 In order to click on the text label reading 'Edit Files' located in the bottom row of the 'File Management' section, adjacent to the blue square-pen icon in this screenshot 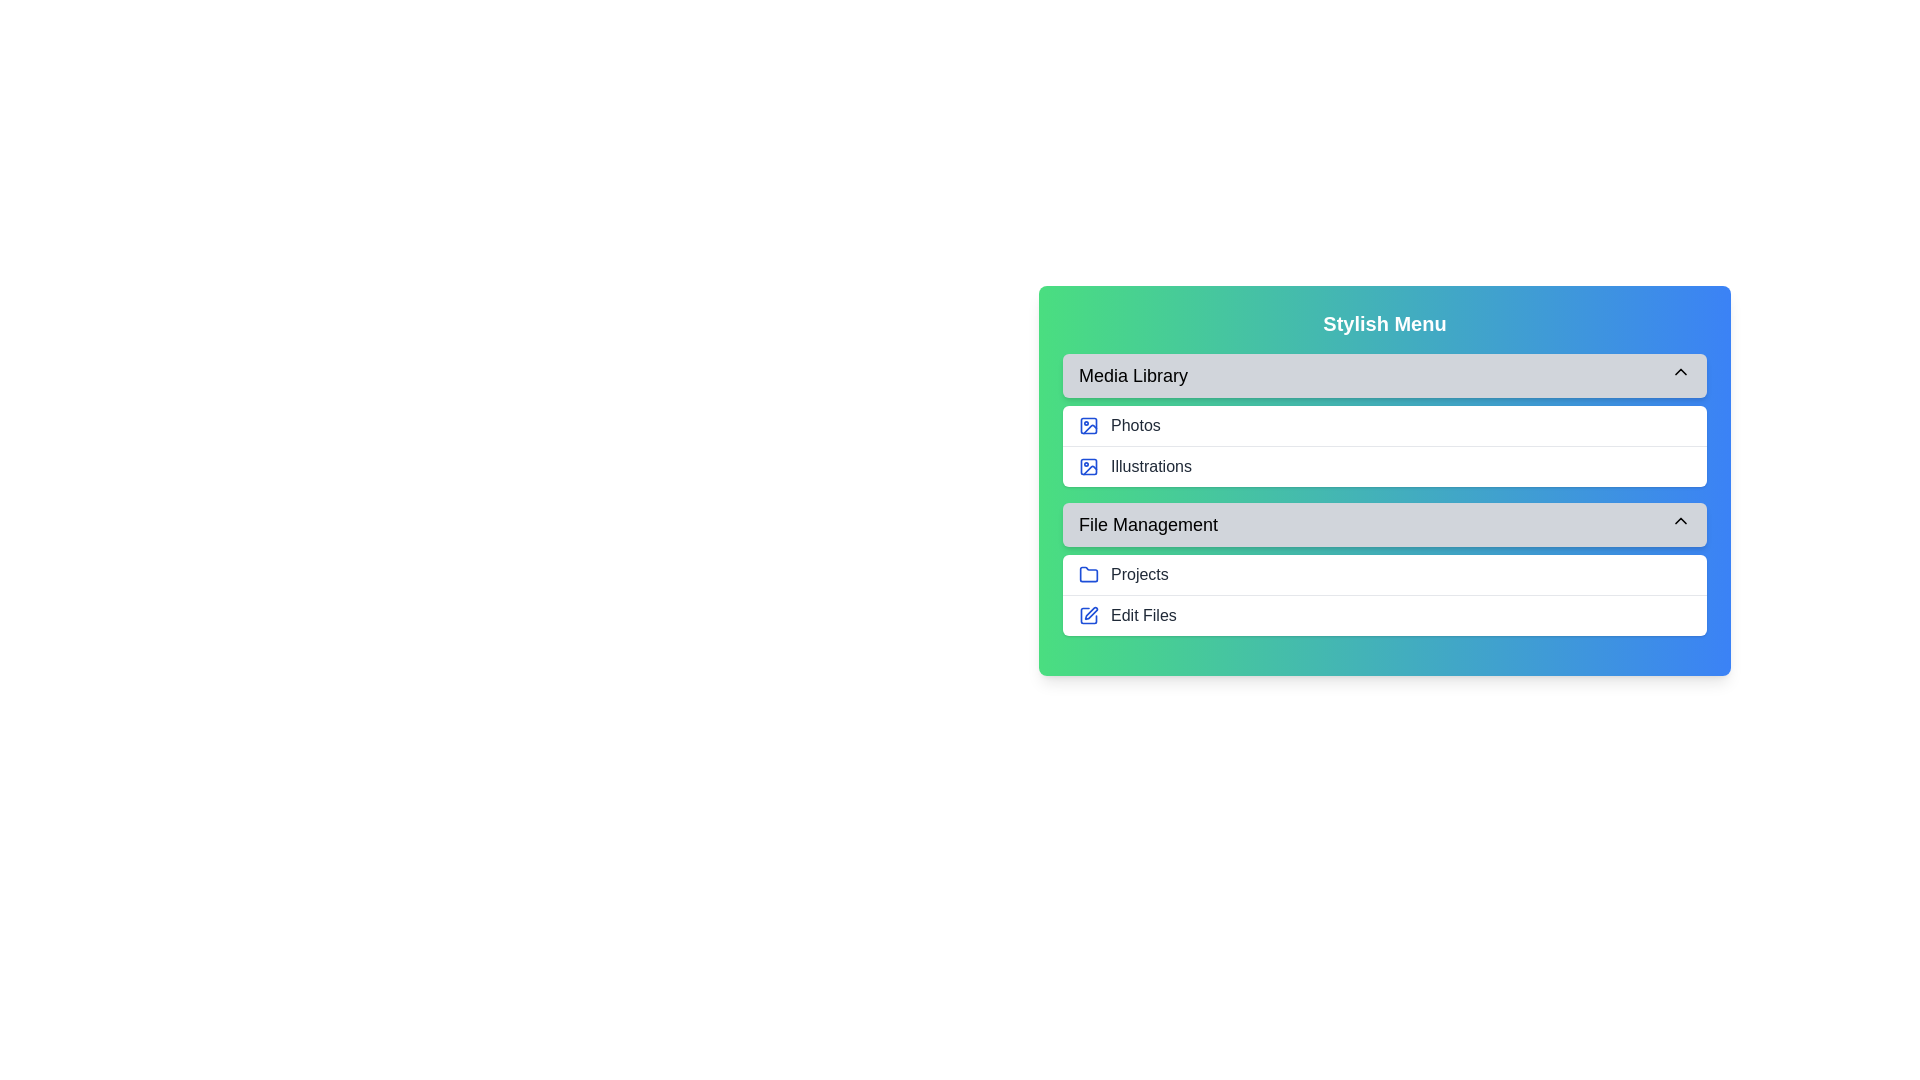, I will do `click(1143, 615)`.